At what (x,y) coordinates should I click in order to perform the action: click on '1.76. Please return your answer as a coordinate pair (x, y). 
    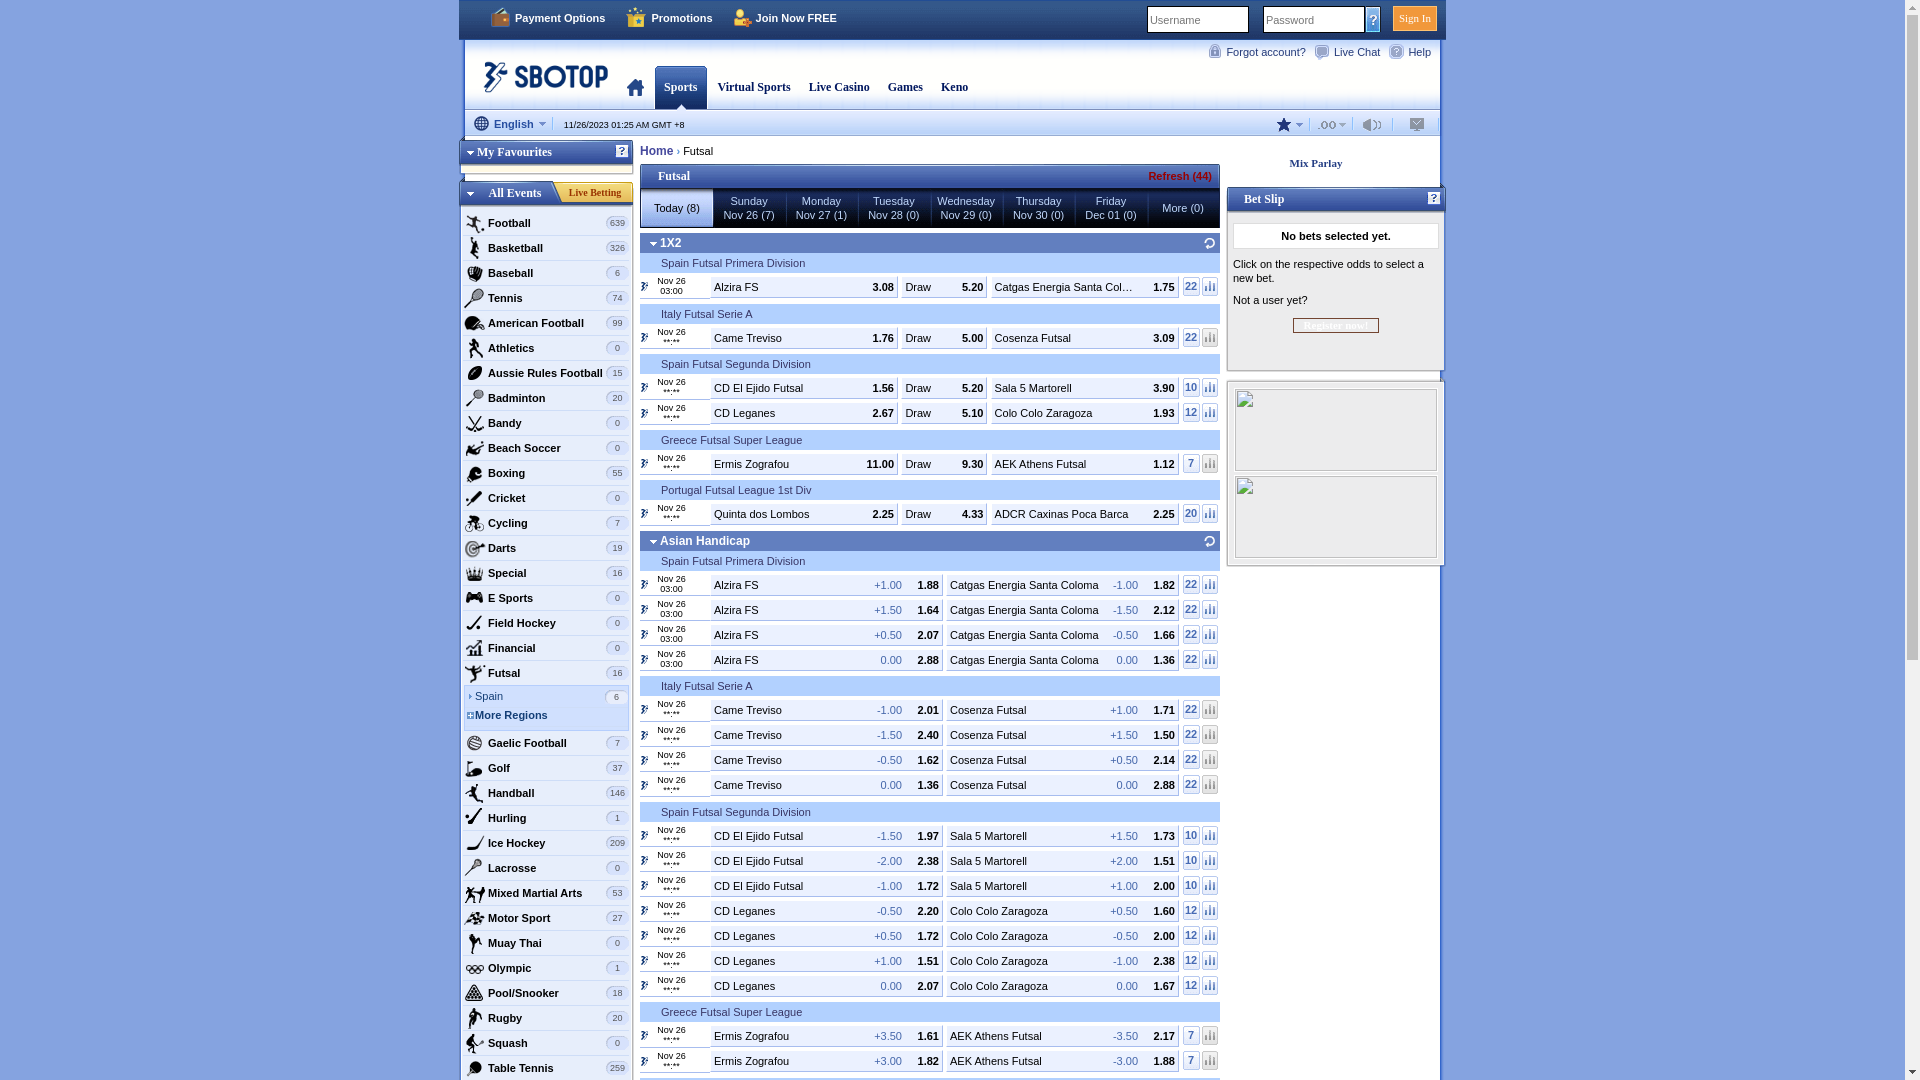
    Looking at the image, I should click on (804, 335).